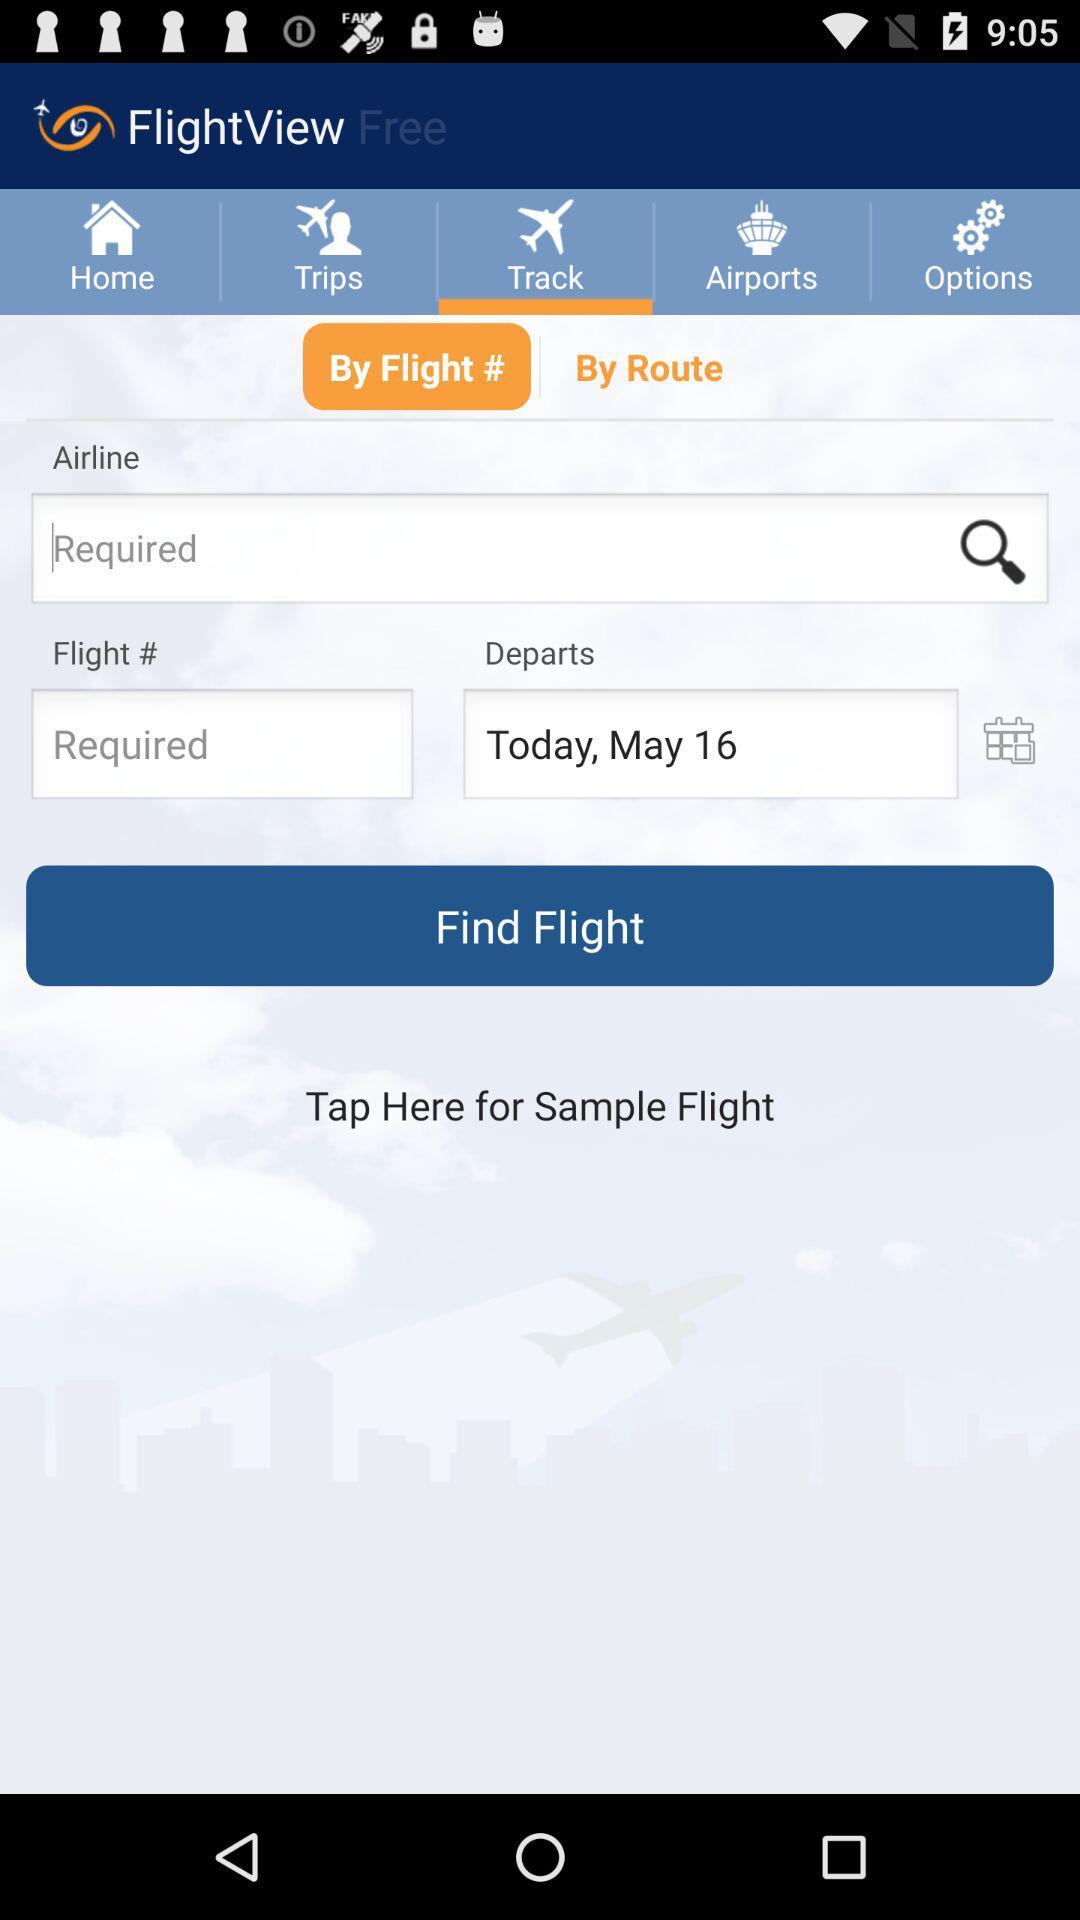 The height and width of the screenshot is (1920, 1080). Describe the element at coordinates (327, 224) in the screenshot. I see `the option which is right side of home option` at that location.